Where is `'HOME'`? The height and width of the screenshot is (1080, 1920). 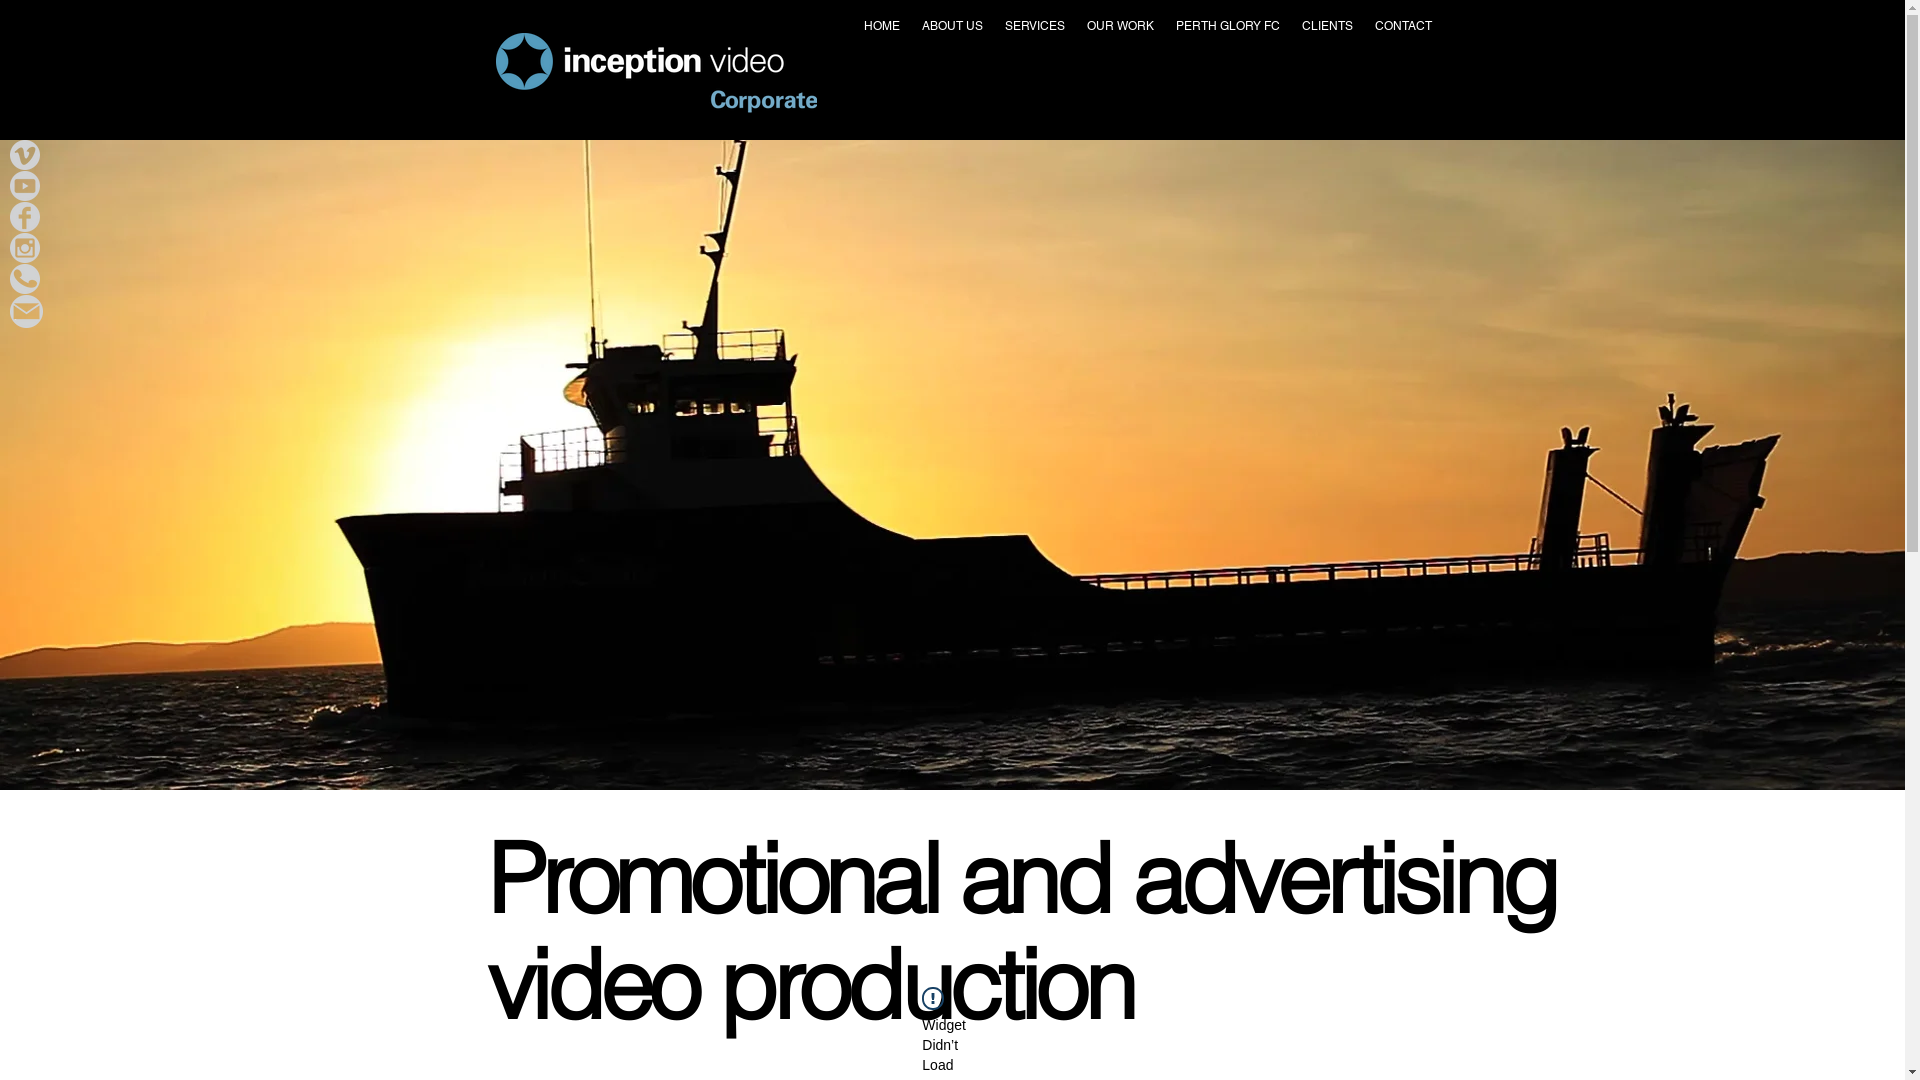
'HOME' is located at coordinates (880, 26).